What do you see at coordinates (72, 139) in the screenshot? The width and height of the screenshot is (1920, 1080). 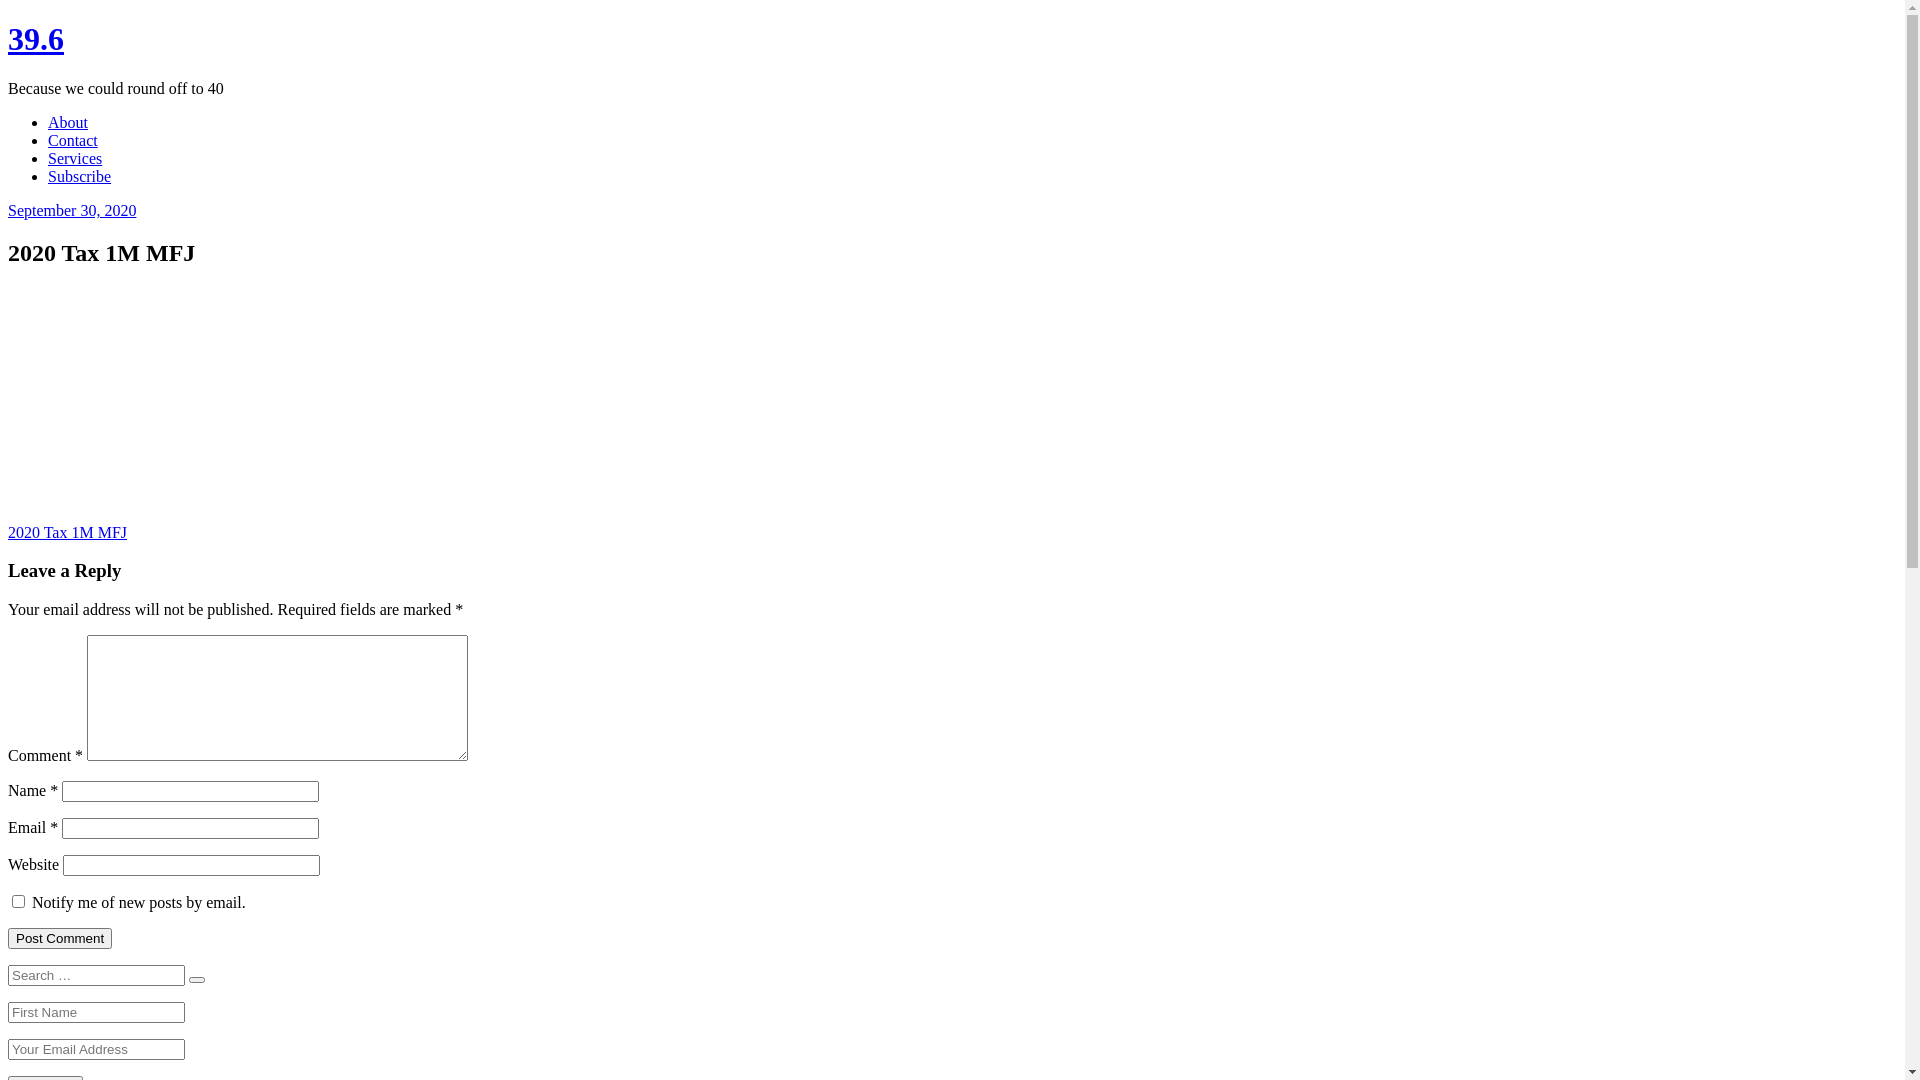 I see `'Contact'` at bounding box center [72, 139].